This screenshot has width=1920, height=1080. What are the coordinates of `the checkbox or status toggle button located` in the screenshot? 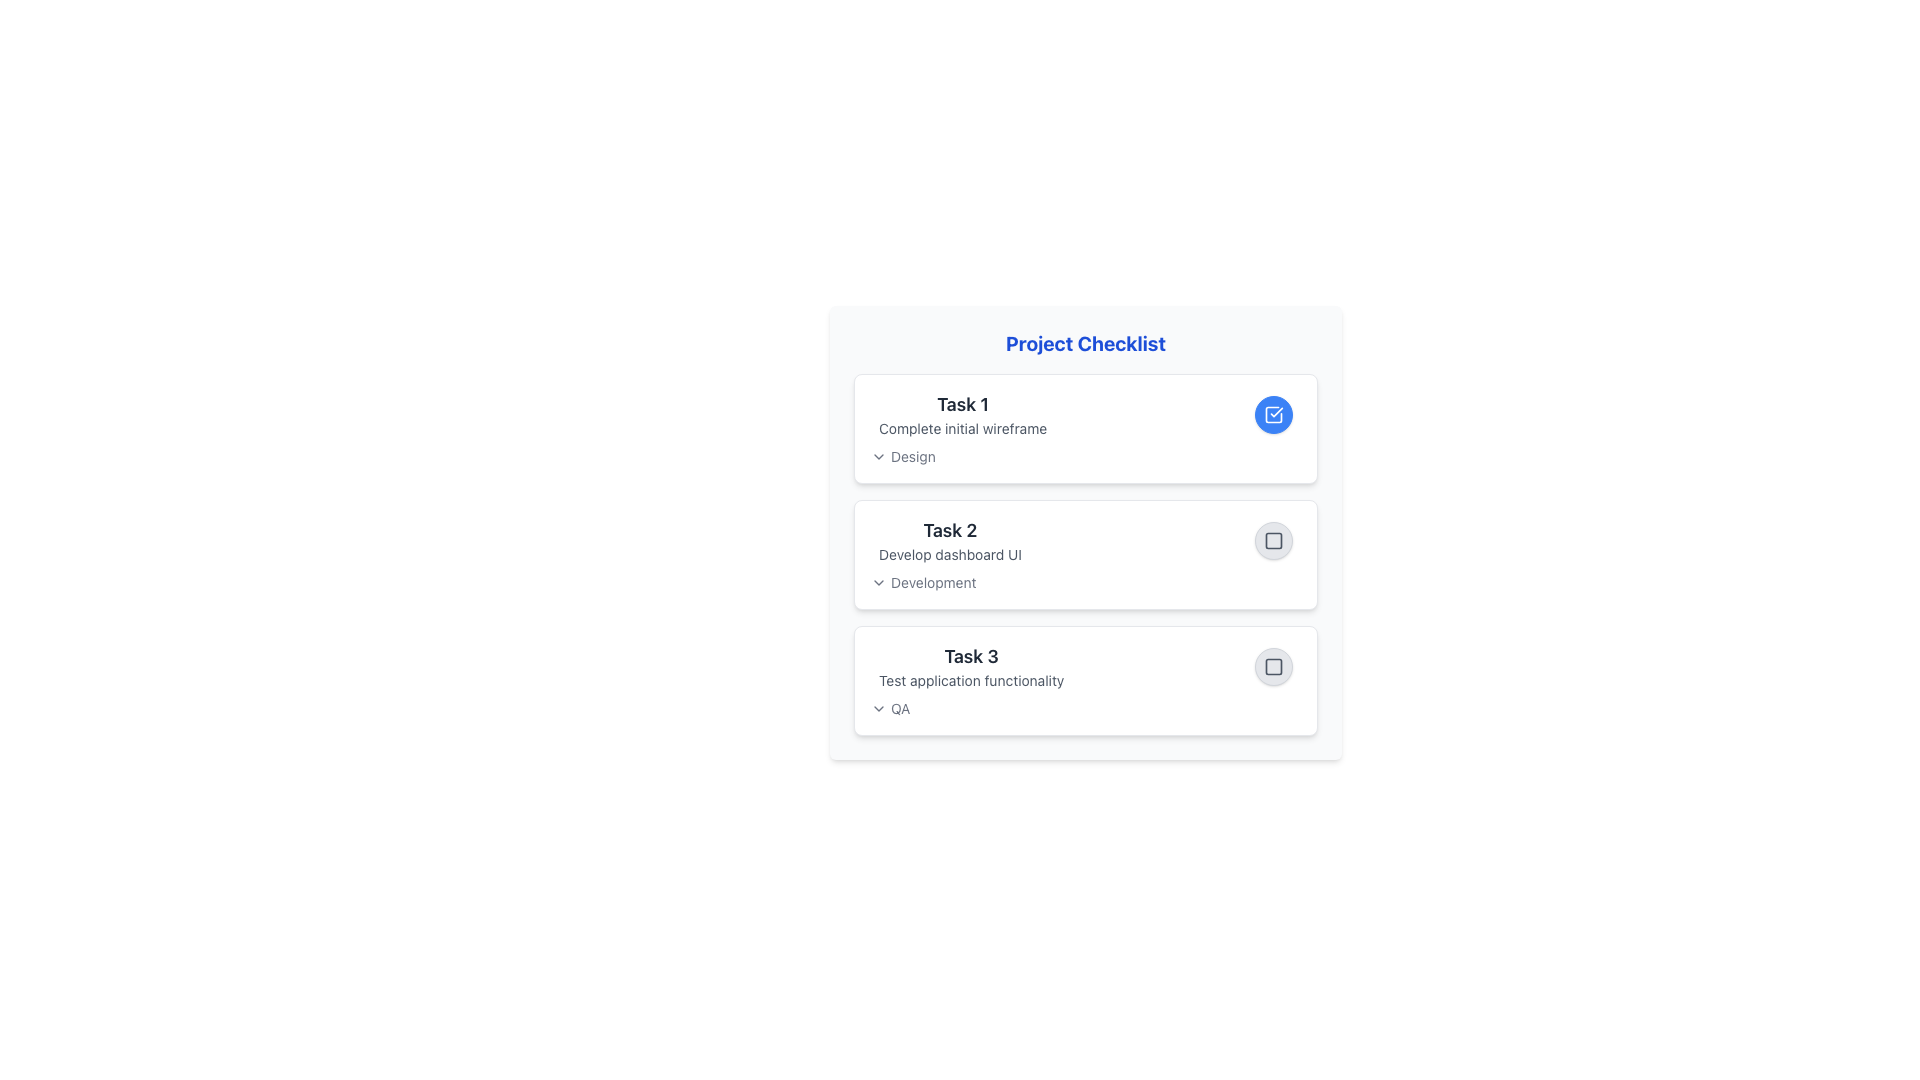 It's located at (1272, 667).